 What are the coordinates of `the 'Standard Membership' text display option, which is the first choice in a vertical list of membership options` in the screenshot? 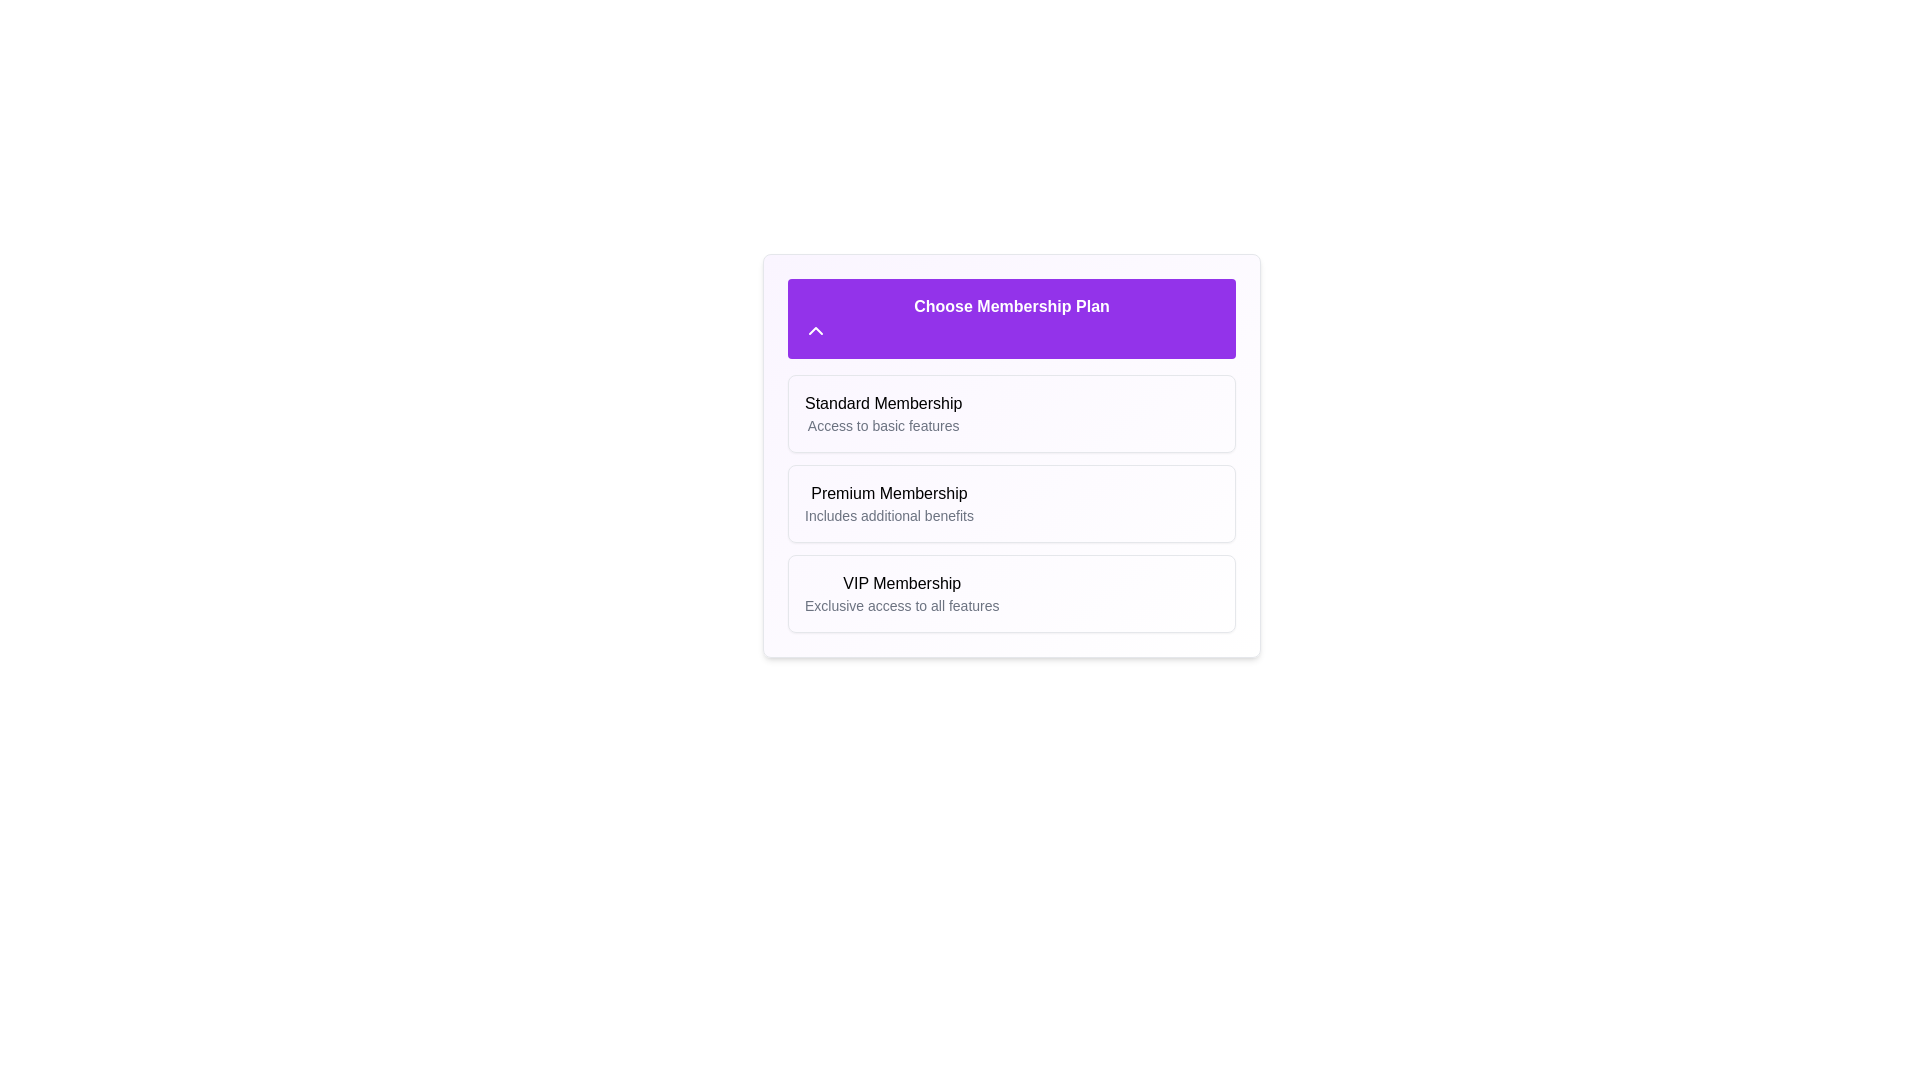 It's located at (882, 412).